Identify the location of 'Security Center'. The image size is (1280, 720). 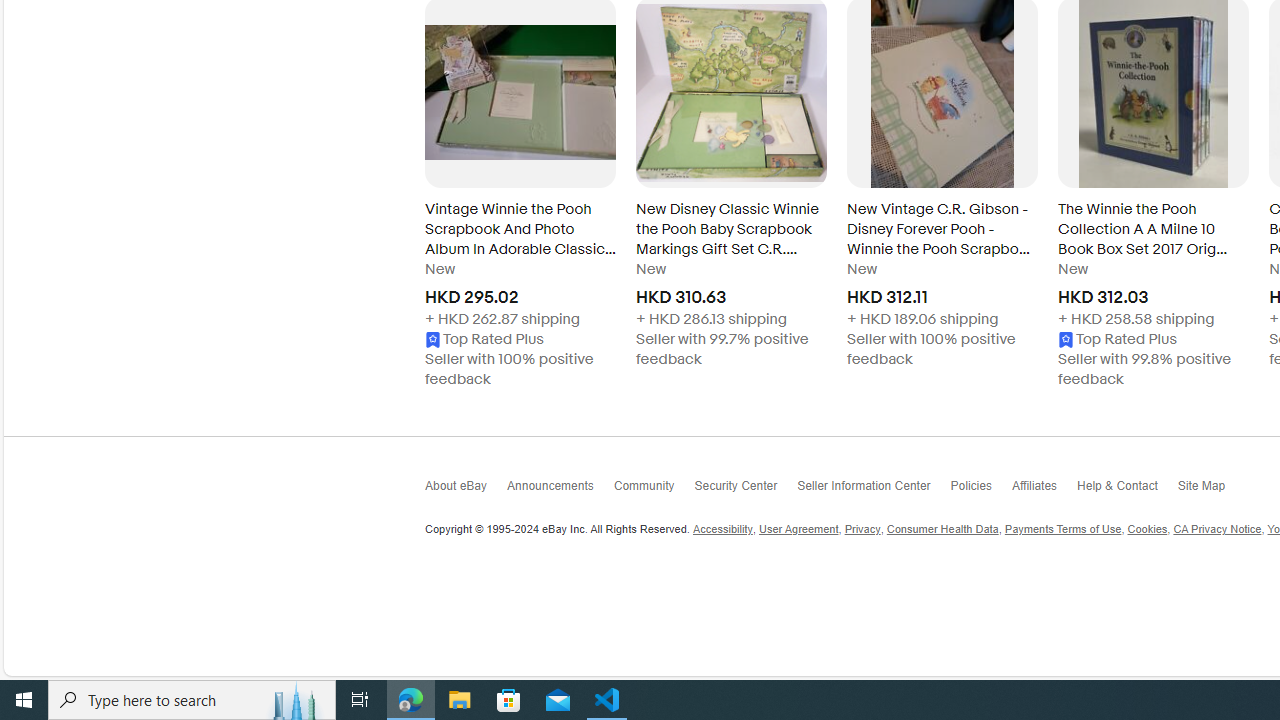
(744, 491).